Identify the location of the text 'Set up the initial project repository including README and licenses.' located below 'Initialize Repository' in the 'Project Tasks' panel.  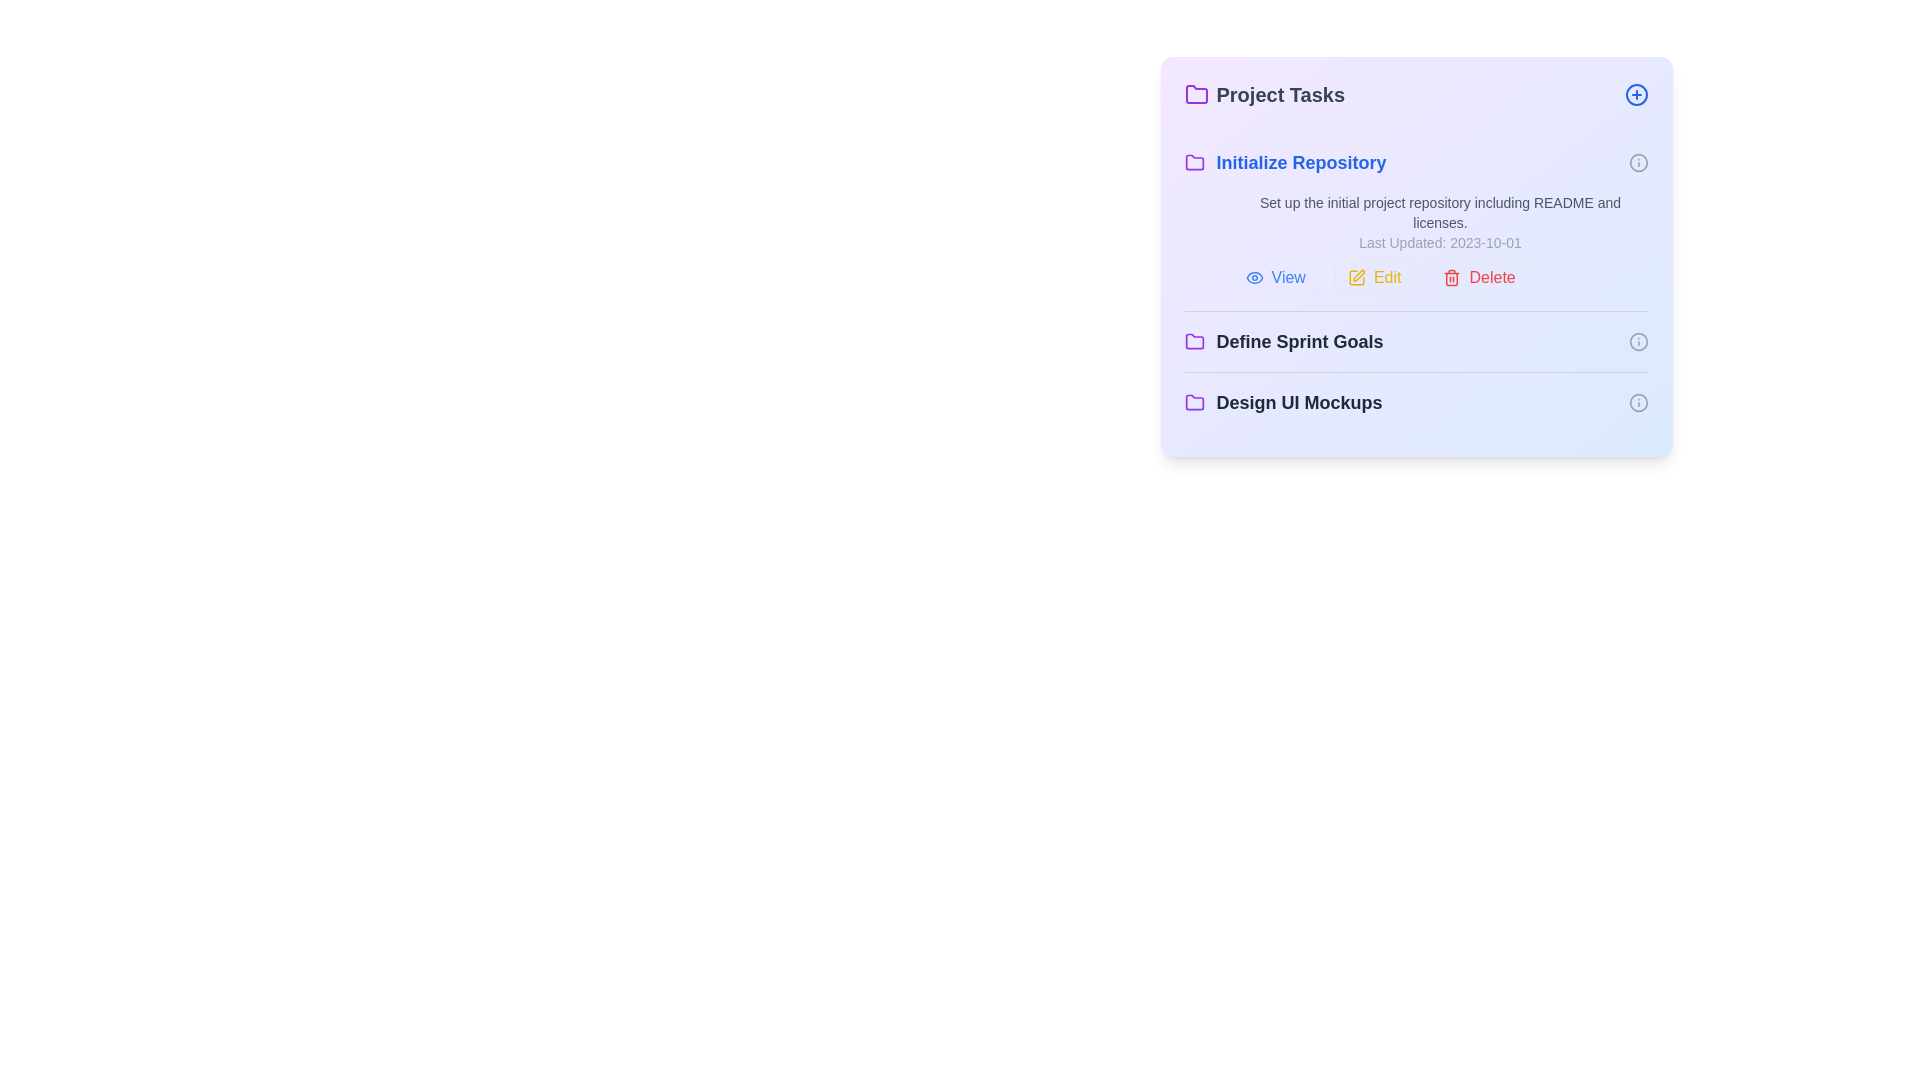
(1440, 212).